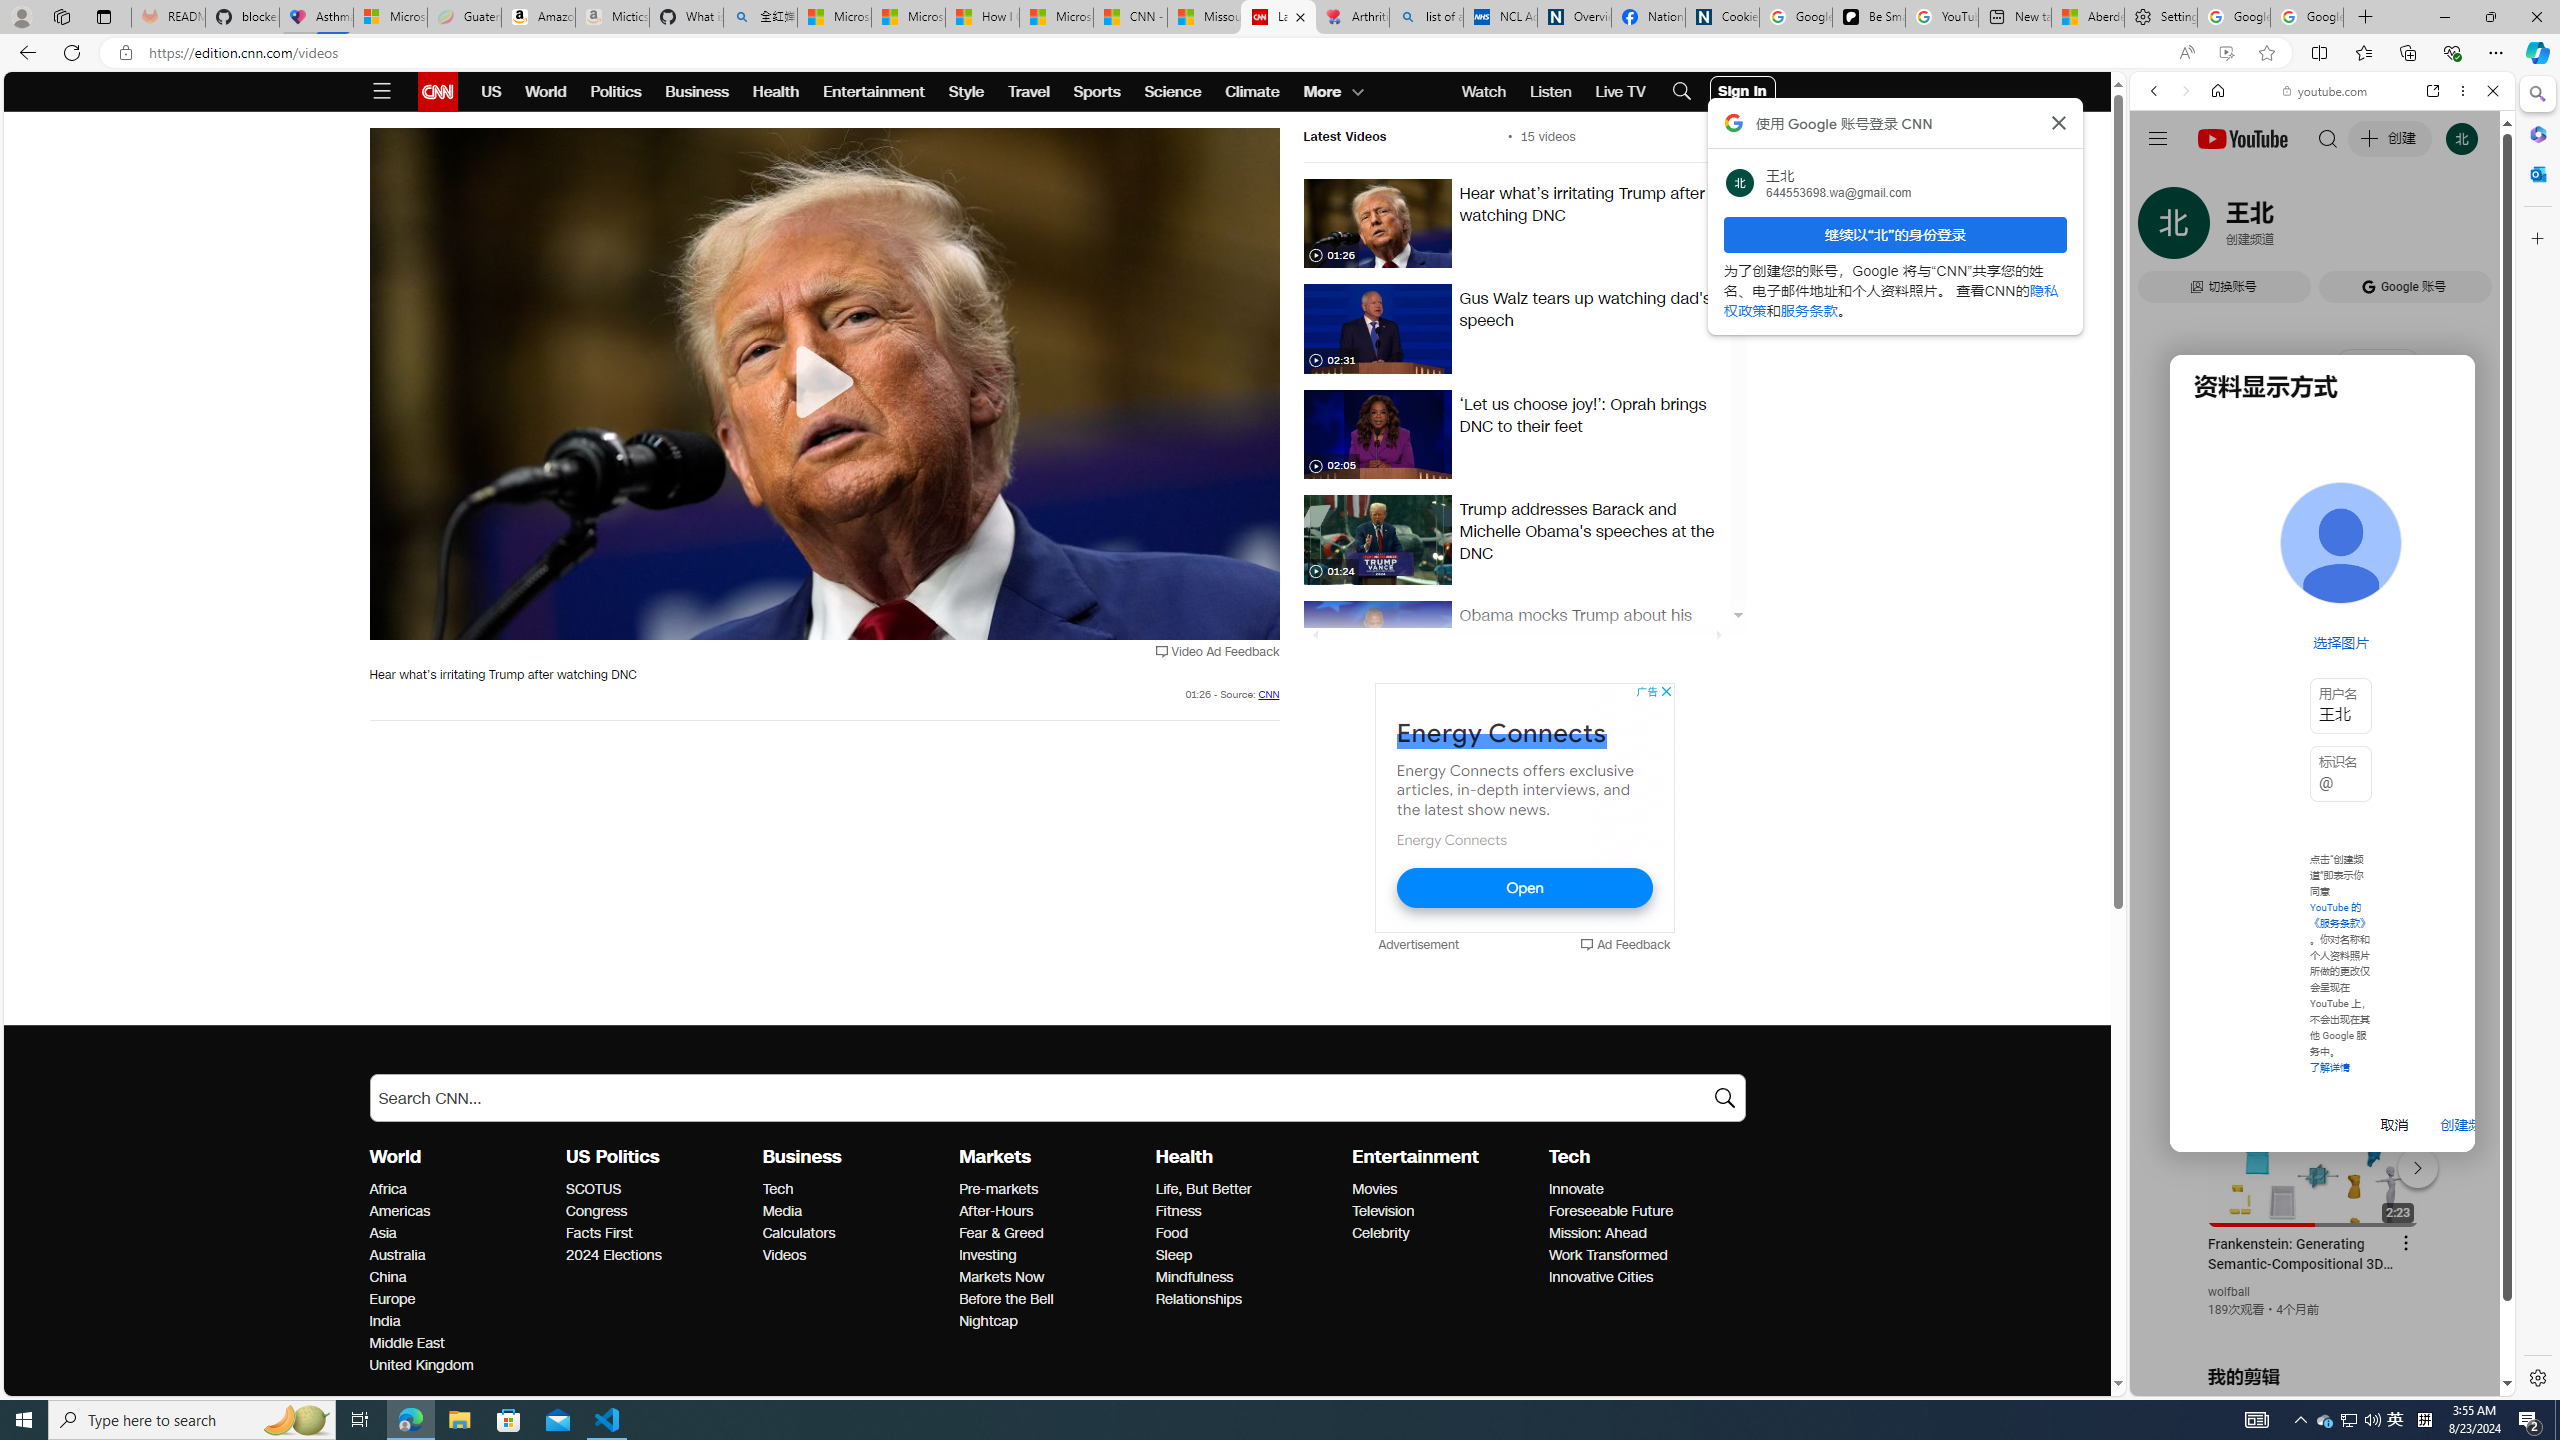  What do you see at coordinates (2474, 803) in the screenshot?
I see `'Click to scroll right'` at bounding box center [2474, 803].